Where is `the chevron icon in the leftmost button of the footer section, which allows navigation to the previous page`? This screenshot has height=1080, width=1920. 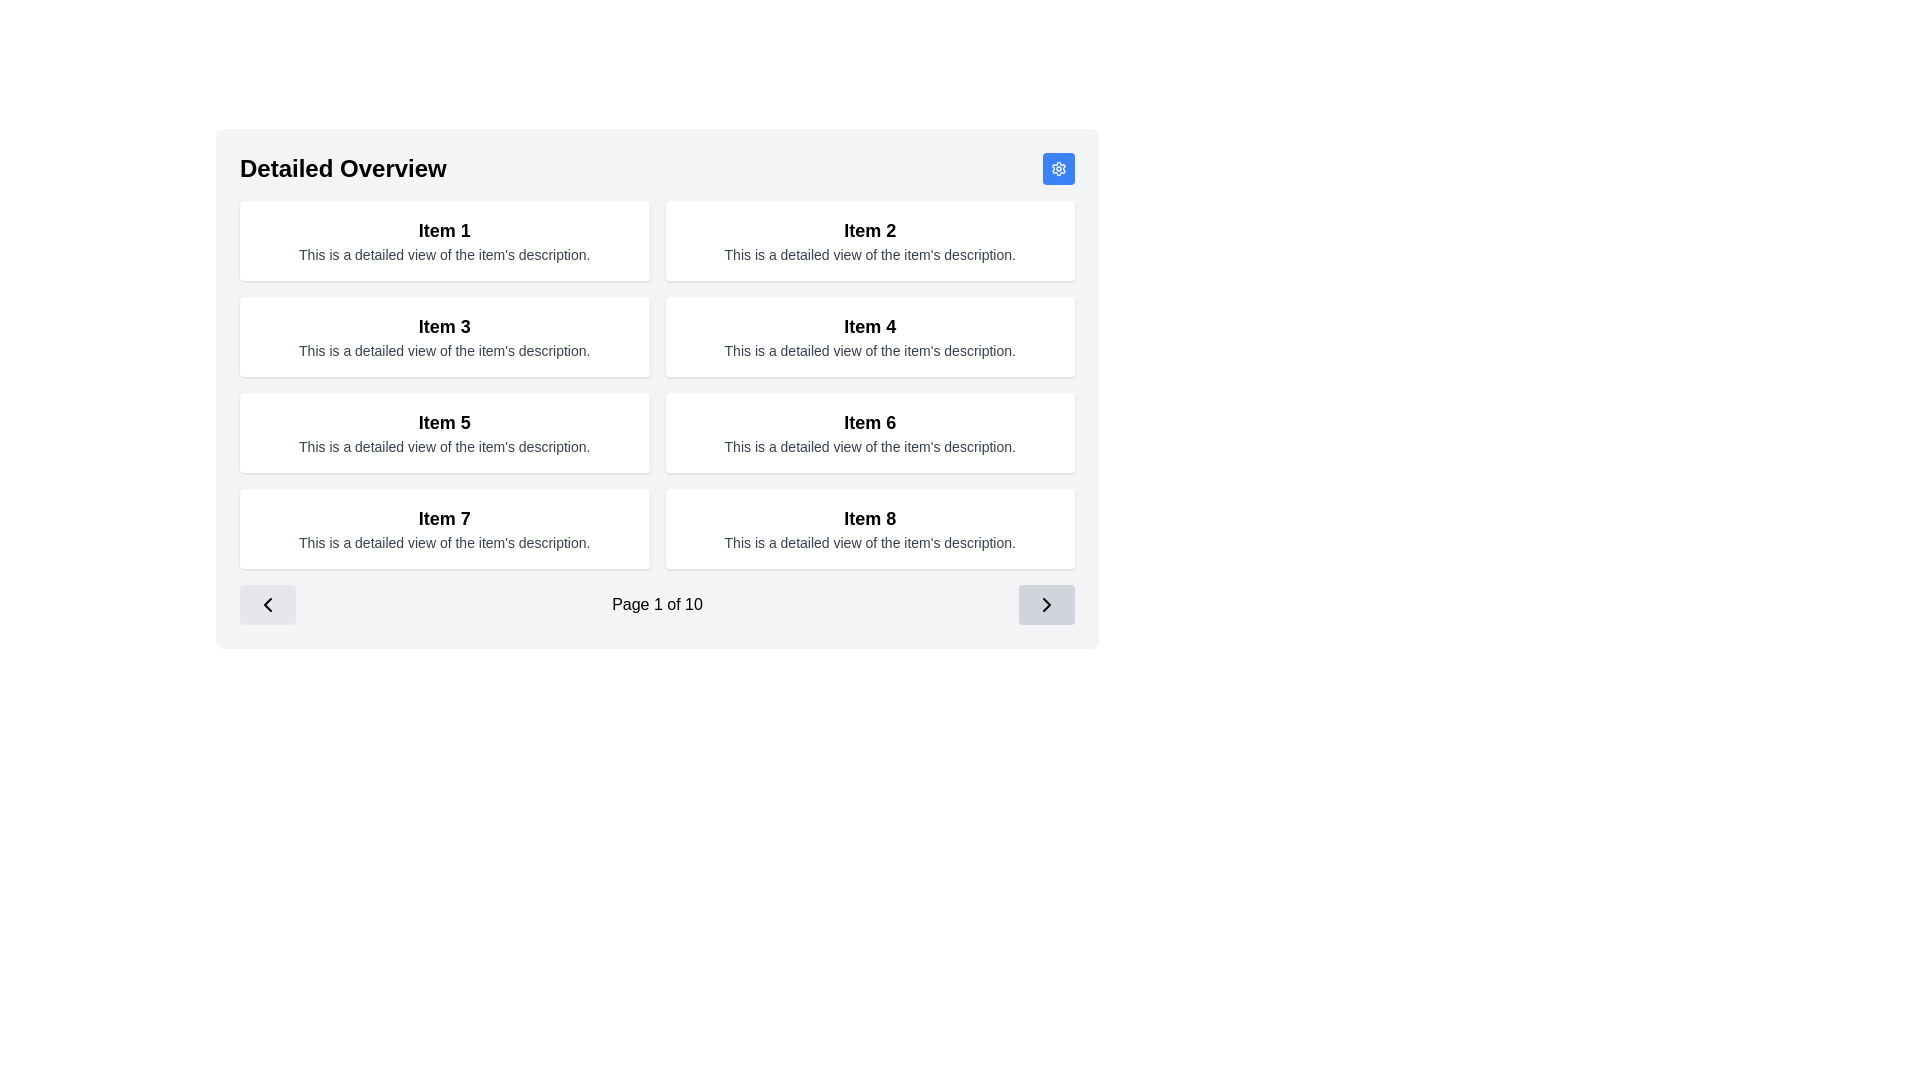 the chevron icon in the leftmost button of the footer section, which allows navigation to the previous page is located at coordinates (267, 604).